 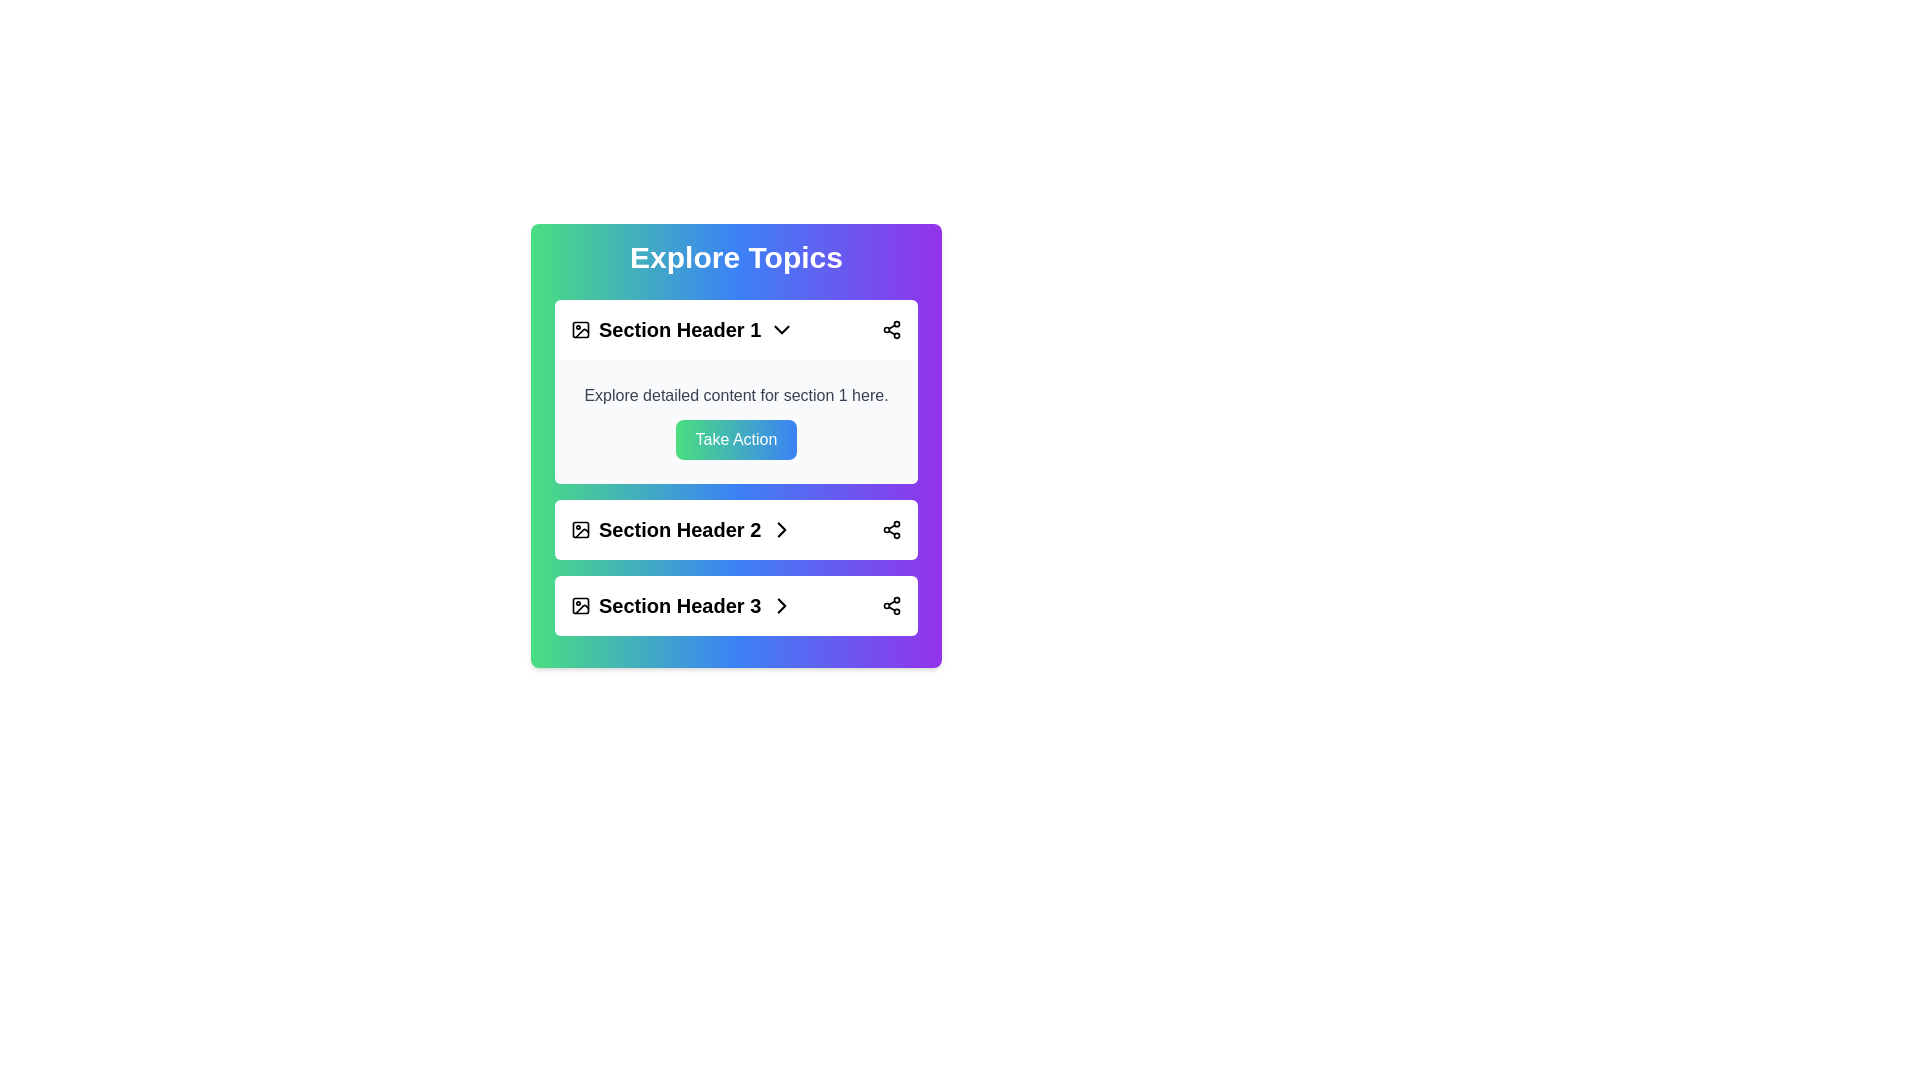 What do you see at coordinates (735, 438) in the screenshot?
I see `the button located below the text 'Explore detailed content for section 1 here.' in the card for 'Section Header 1' to initiate the action` at bounding box center [735, 438].